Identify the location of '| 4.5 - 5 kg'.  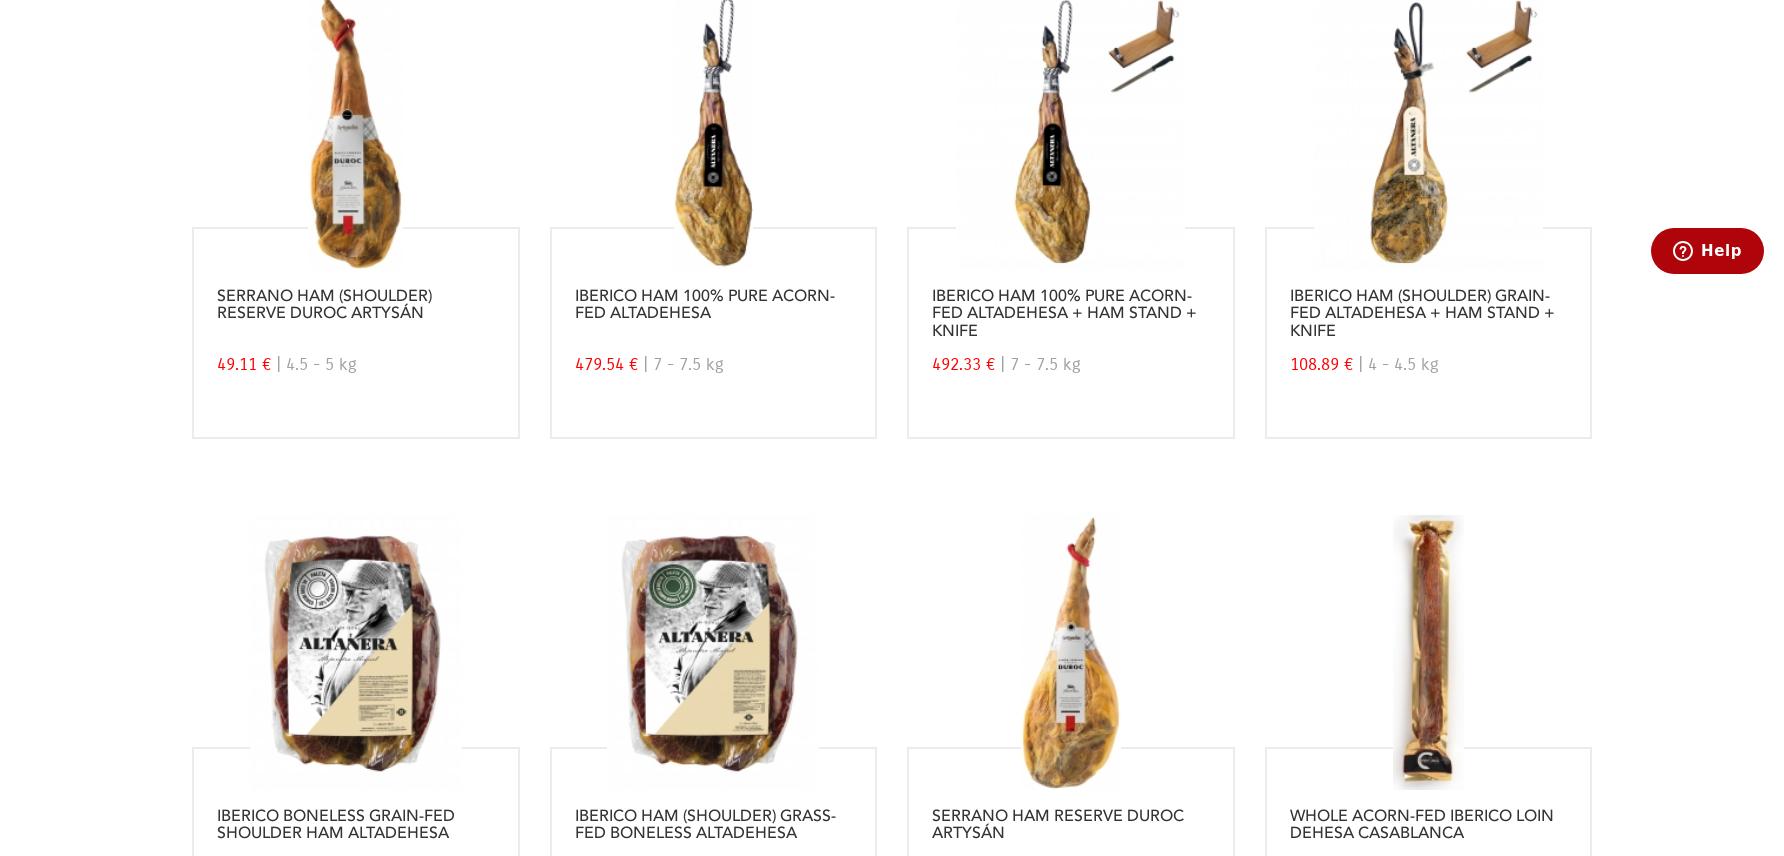
(316, 363).